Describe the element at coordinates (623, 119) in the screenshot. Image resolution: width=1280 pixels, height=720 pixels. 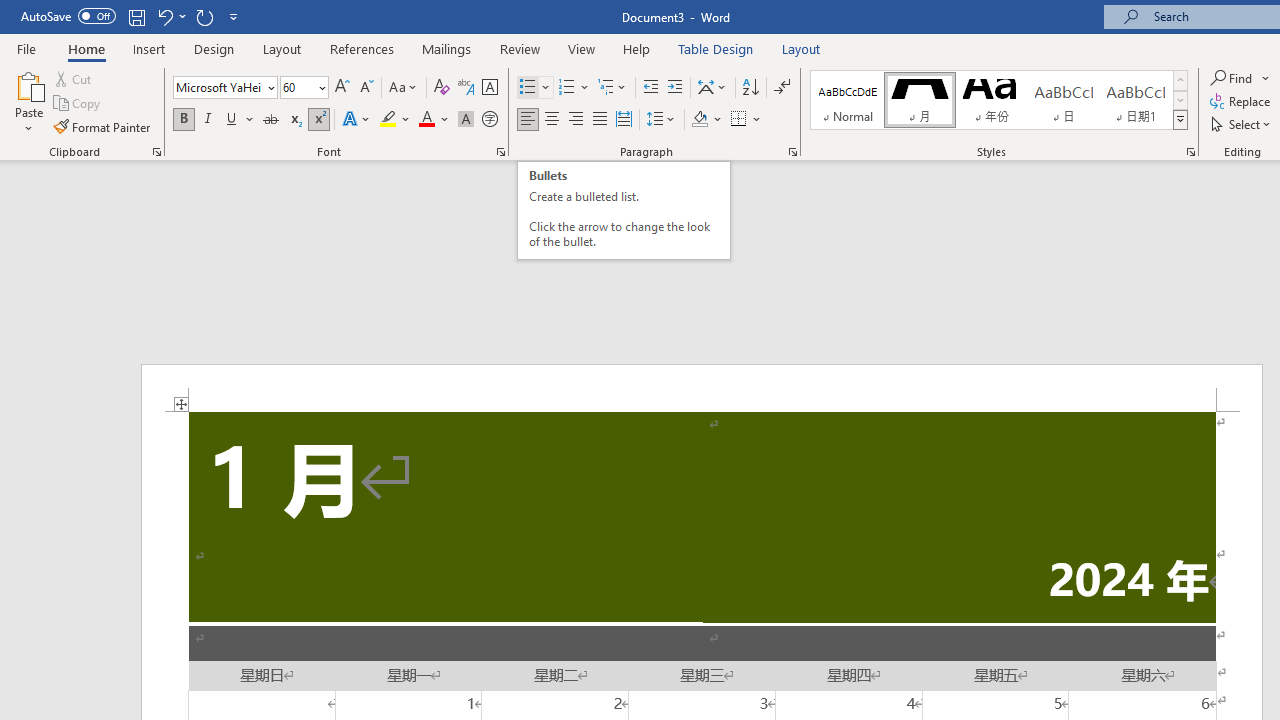
I see `'Distributed'` at that location.